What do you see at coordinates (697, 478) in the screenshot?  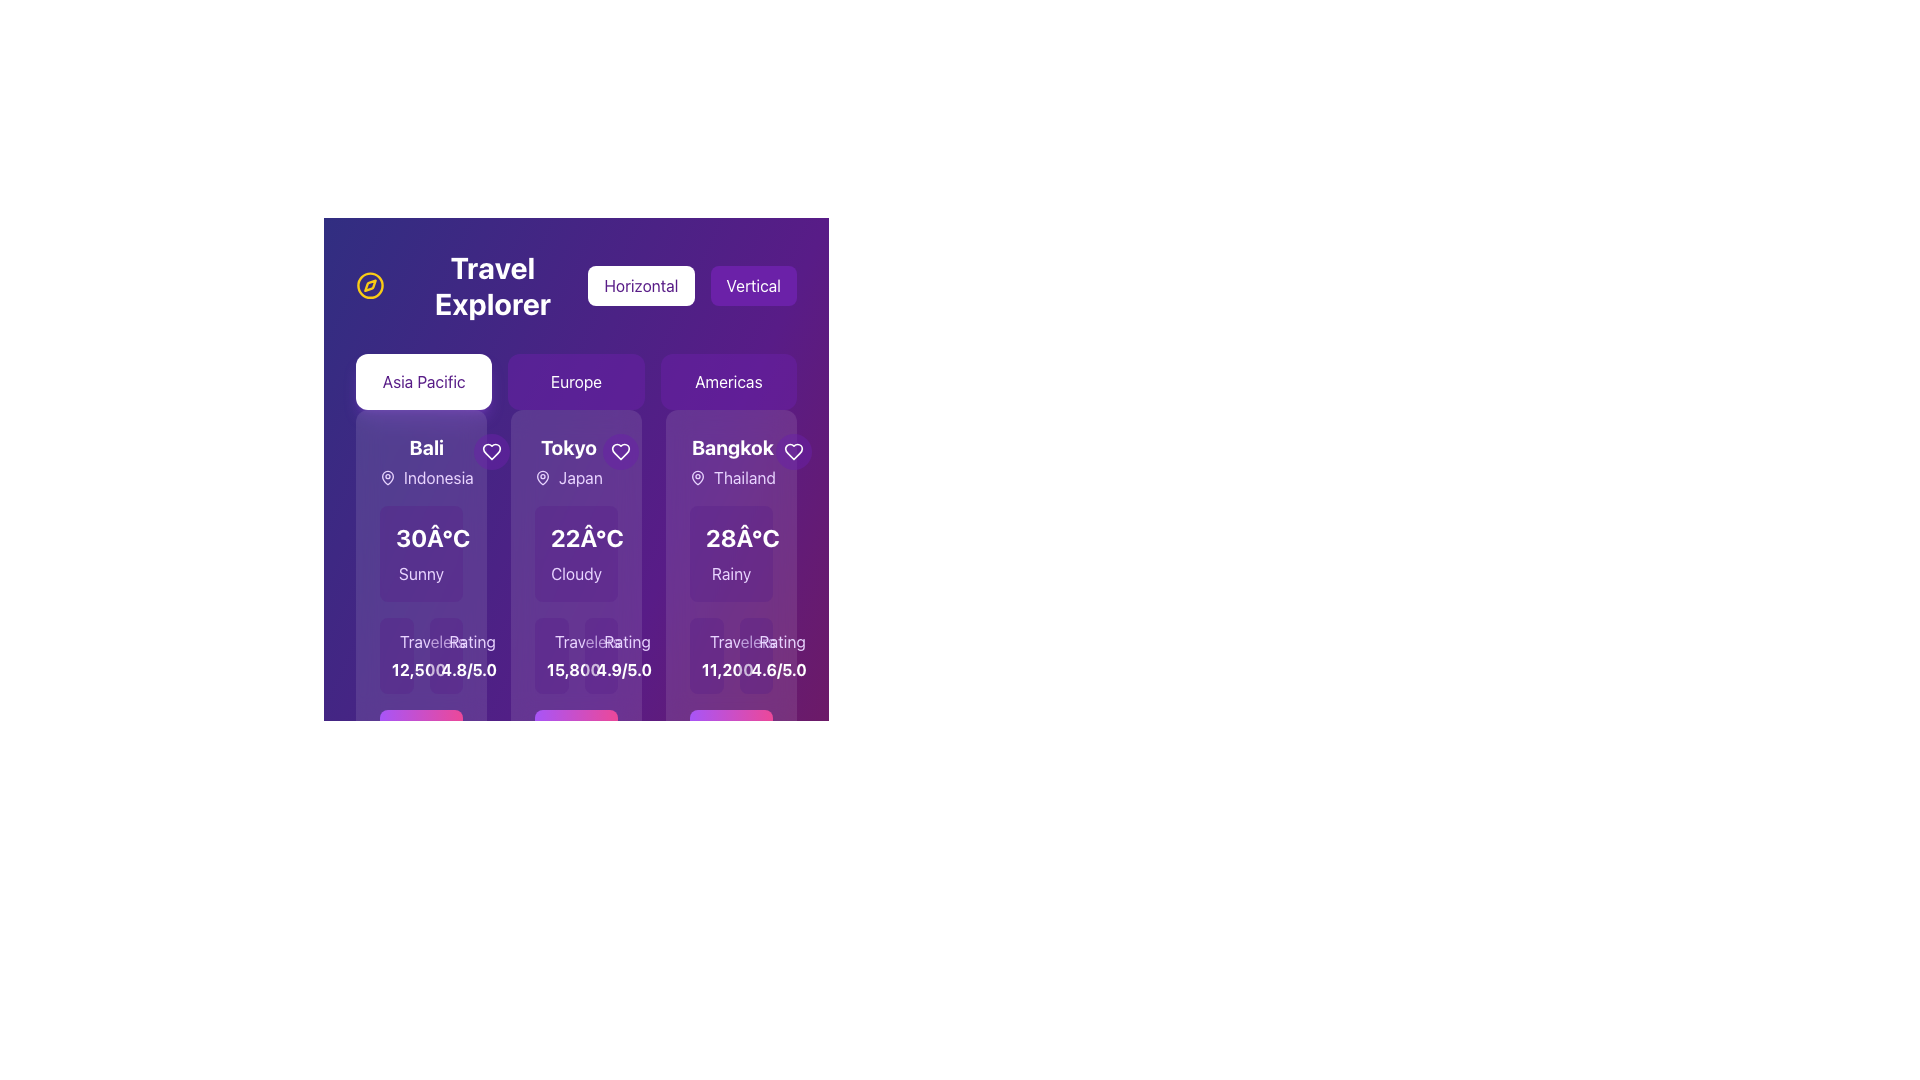 I see `the SVG graphical icon representing the location marker associated with 'Thailand', which is positioned to the left of the 'Thailand' text in the 'Bangkok' column under the 'Asia Pacific' section` at bounding box center [697, 478].